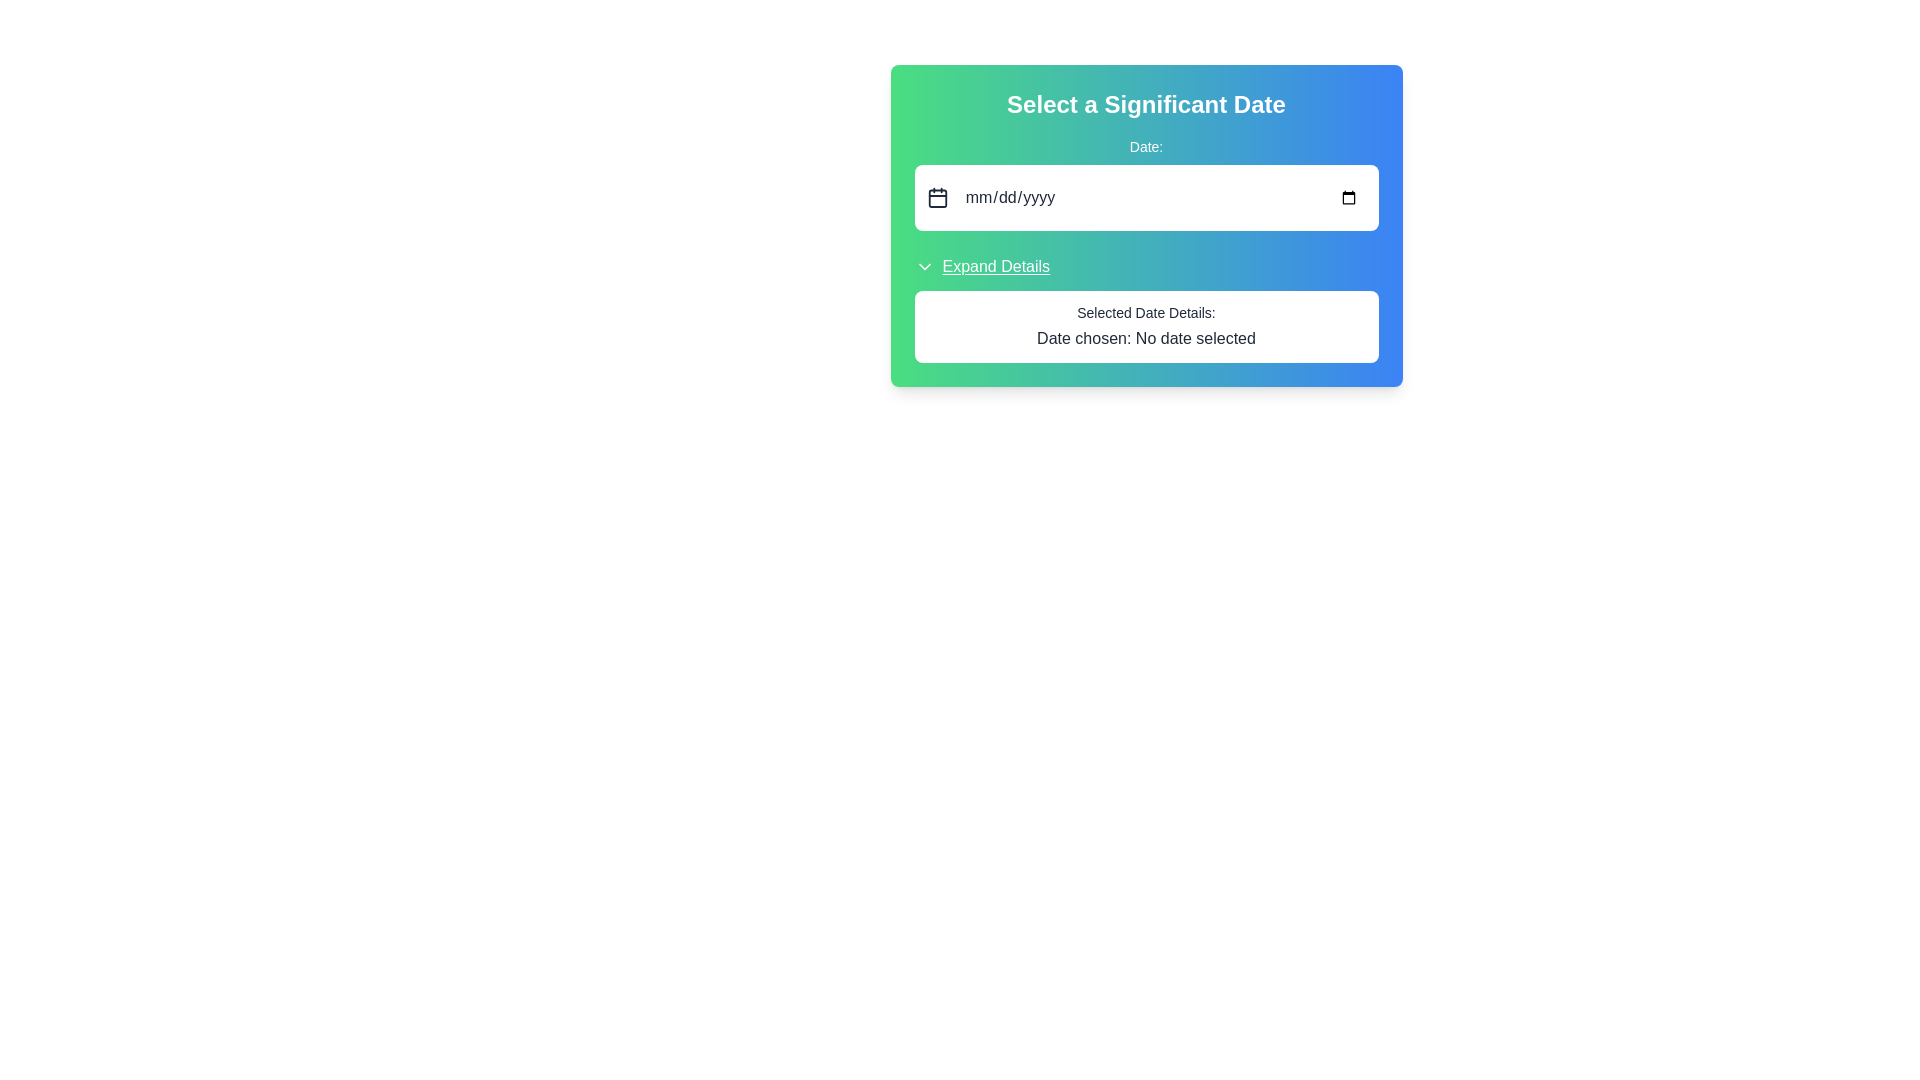 This screenshot has height=1080, width=1920. Describe the element at coordinates (1161, 197) in the screenshot. I see `the rectangular date input field with placeholder 'mm/dd/yyyy' to receive potential visual feedback` at that location.